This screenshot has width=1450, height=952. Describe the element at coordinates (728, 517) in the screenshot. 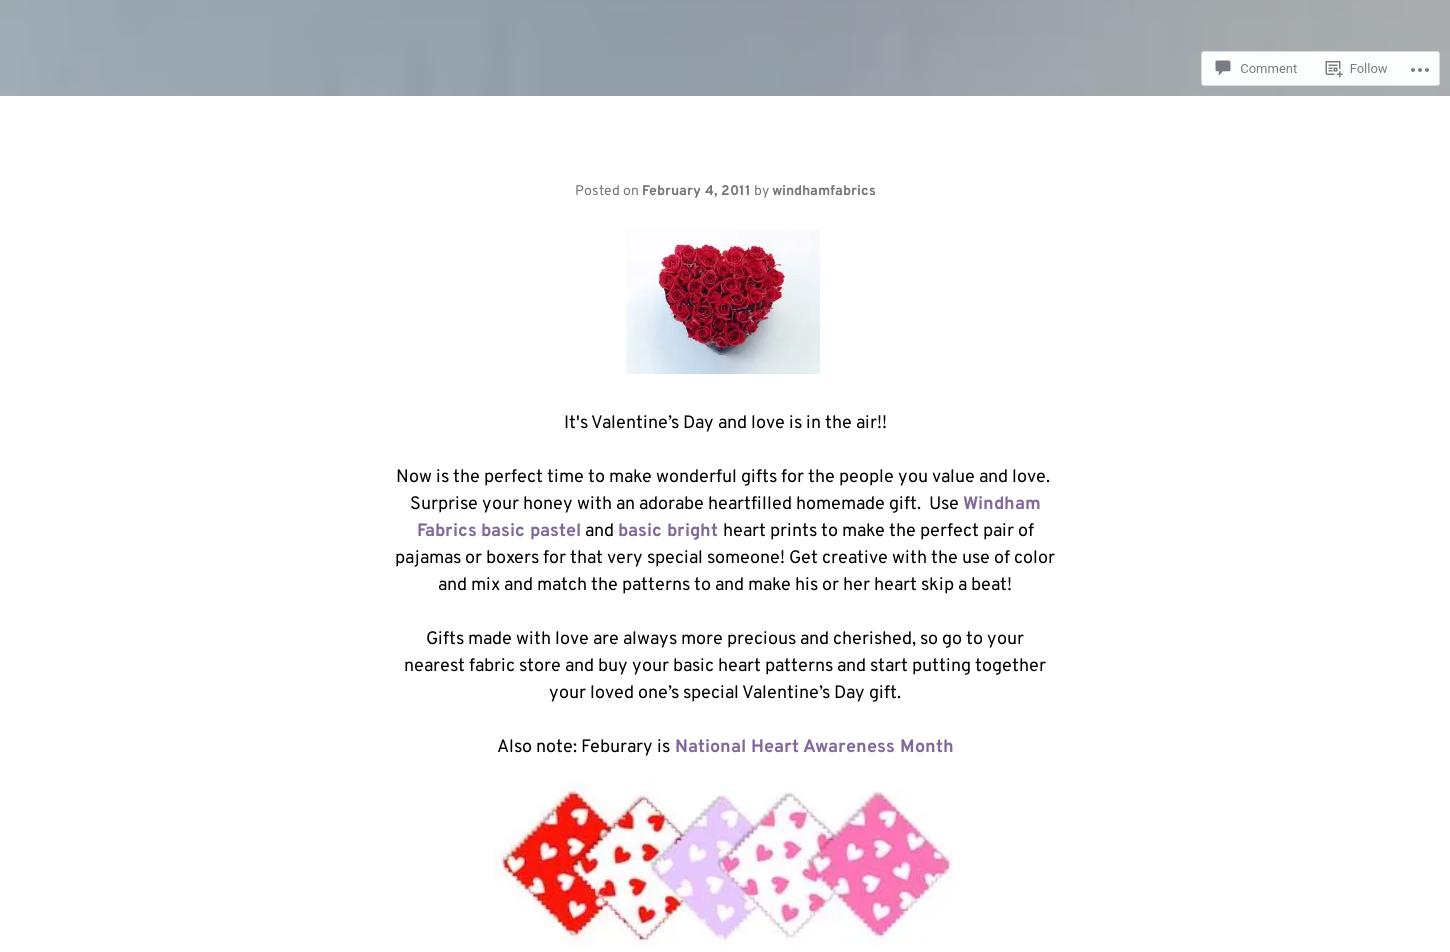

I see `'Windham Fabrics'` at that location.